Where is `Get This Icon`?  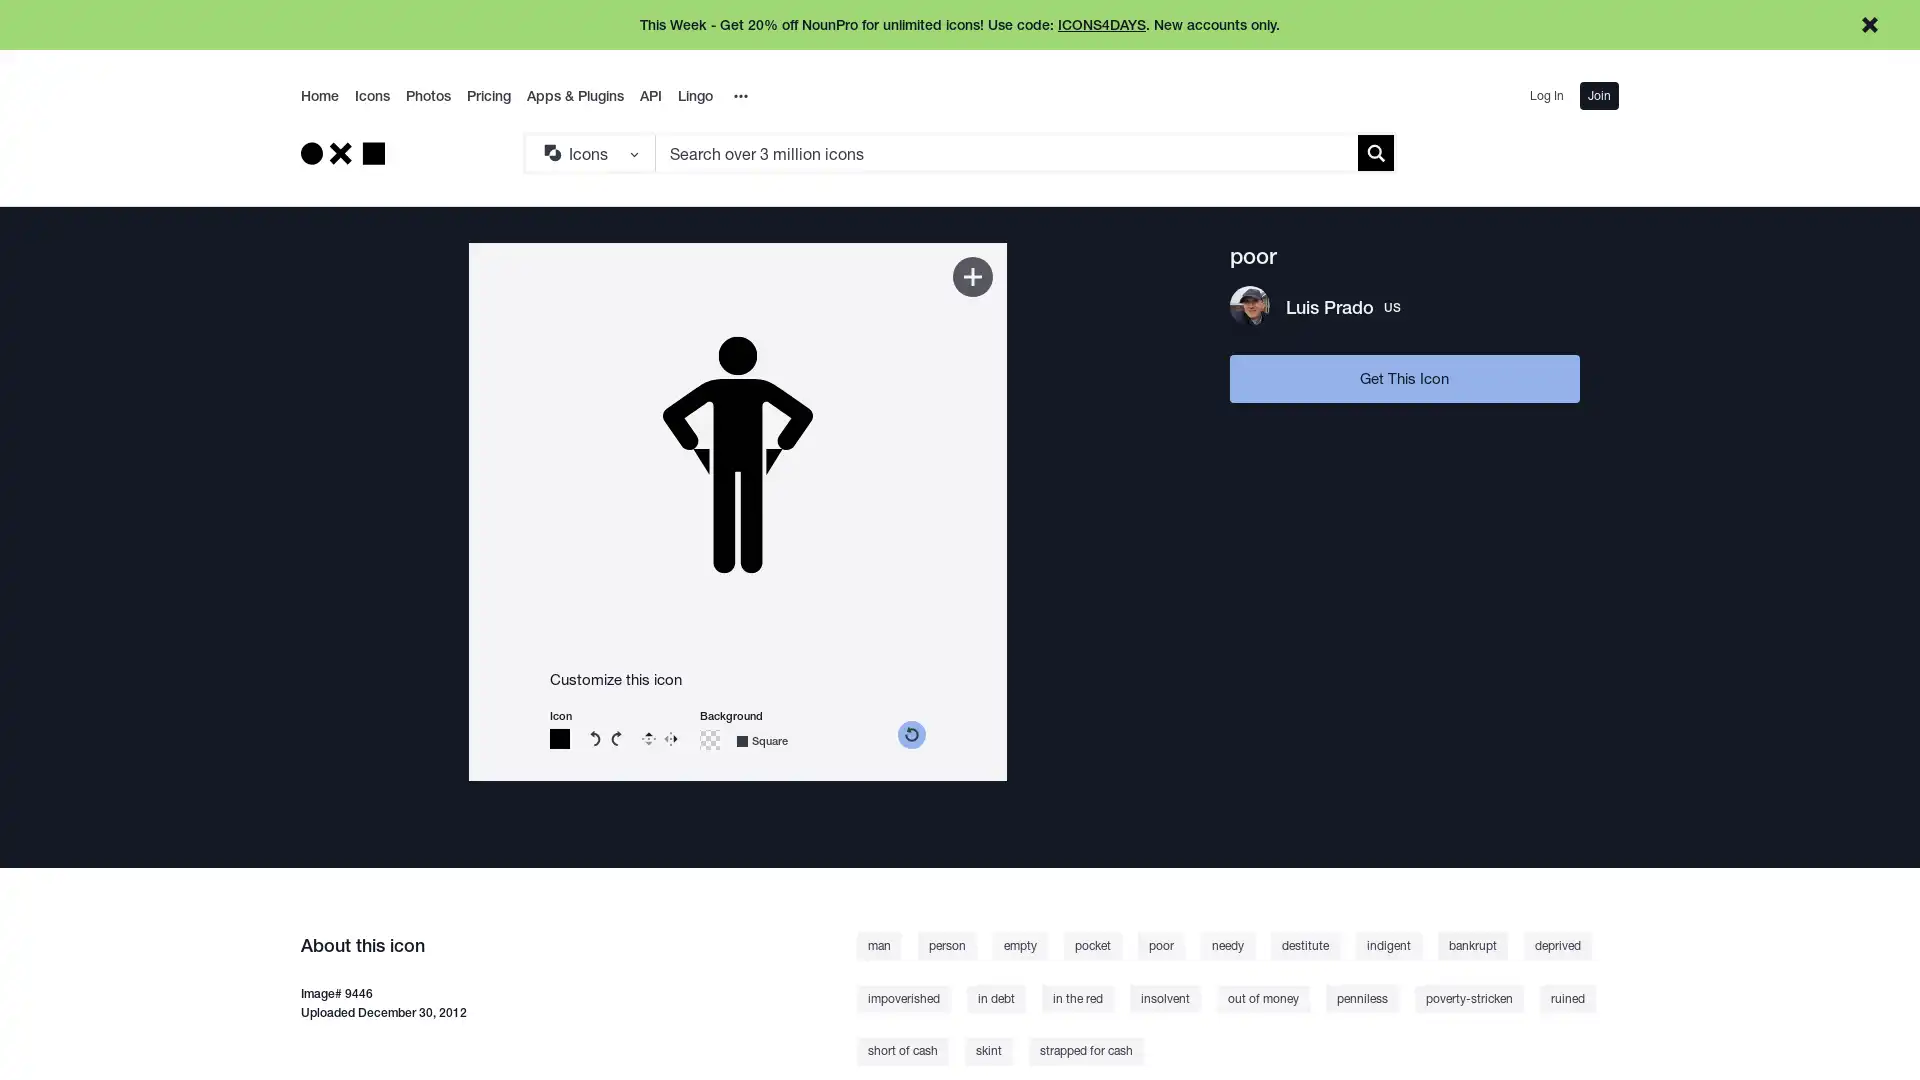
Get This Icon is located at coordinates (1402, 378).